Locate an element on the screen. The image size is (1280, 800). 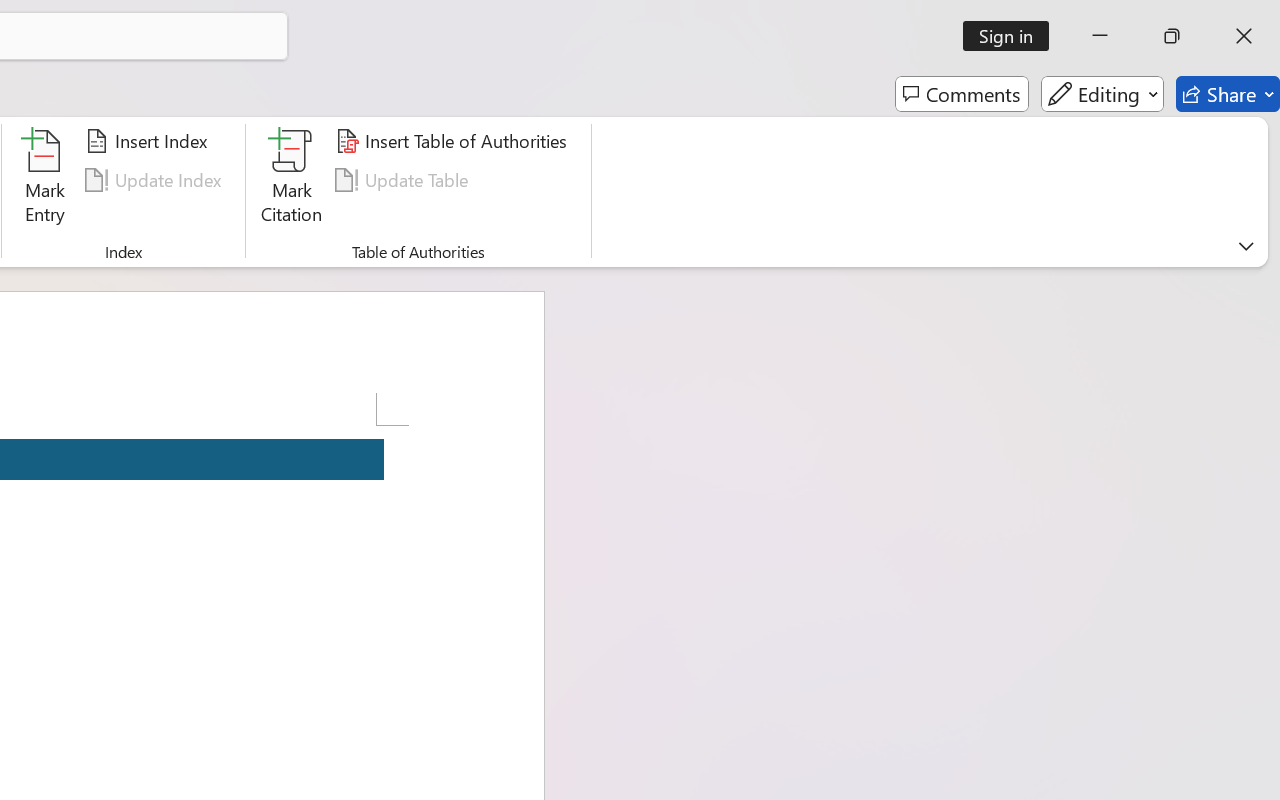
'Insert Table of Authorities...' is located at coordinates (453, 141).